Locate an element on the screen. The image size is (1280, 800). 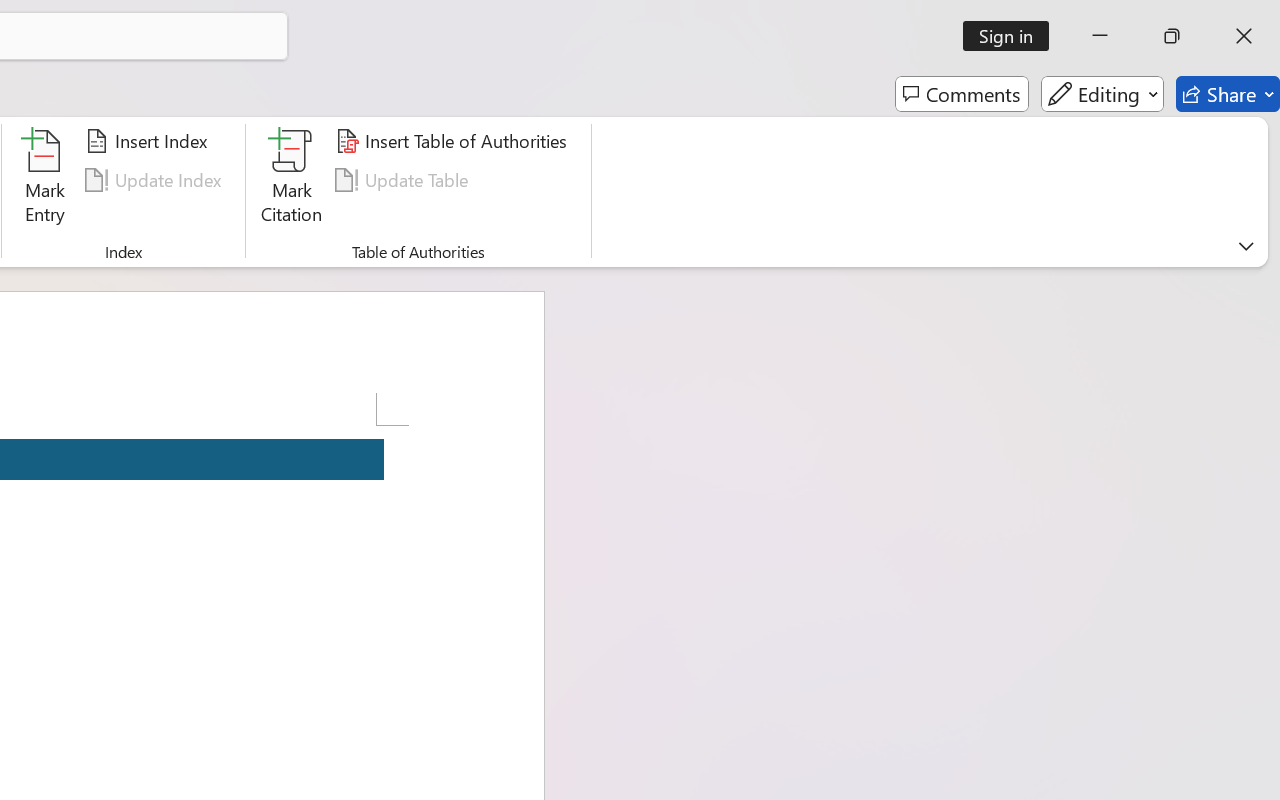
'Insert Table of Authorities...' is located at coordinates (453, 141).